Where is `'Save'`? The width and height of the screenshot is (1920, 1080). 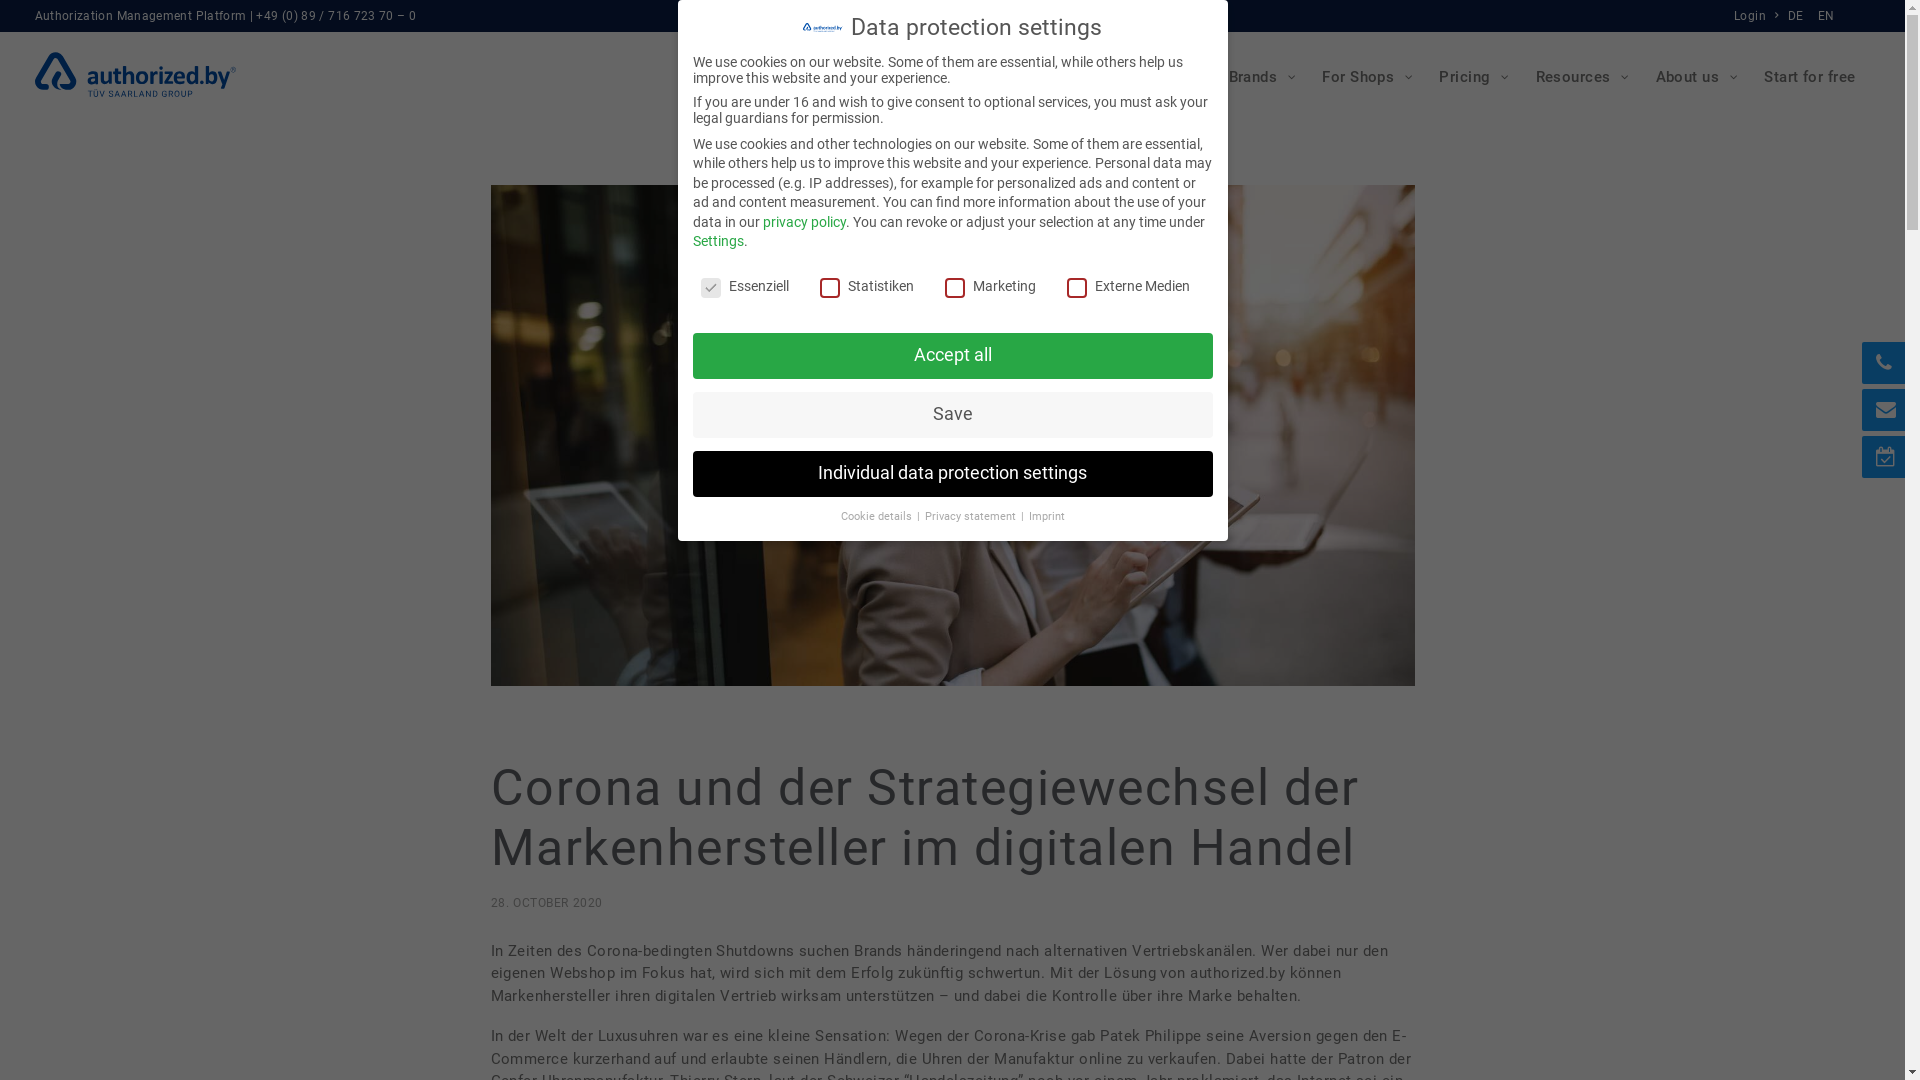 'Save' is located at coordinates (950, 414).